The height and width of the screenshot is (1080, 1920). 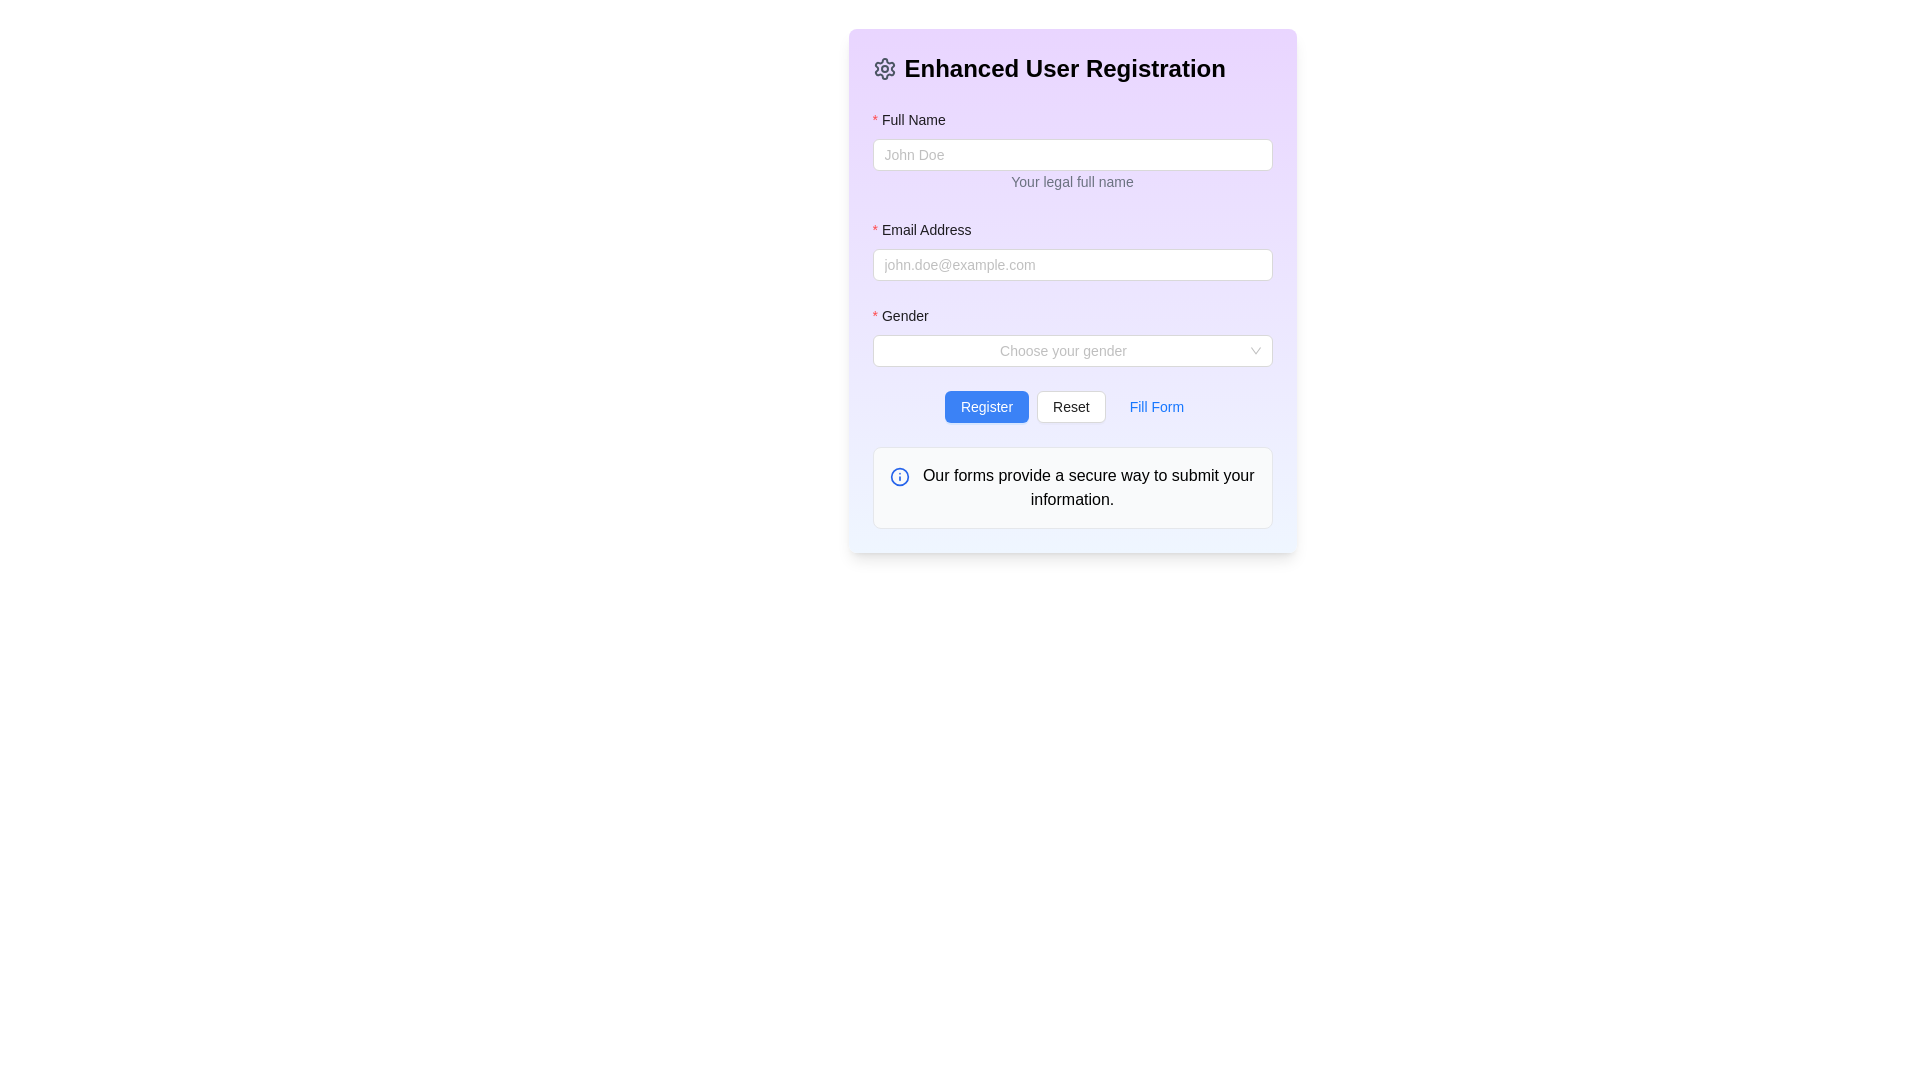 What do you see at coordinates (1156, 406) in the screenshot?
I see `text label within the button located in the bottom-right area of the form interface, next to the 'Register' and 'Reset' buttons` at bounding box center [1156, 406].